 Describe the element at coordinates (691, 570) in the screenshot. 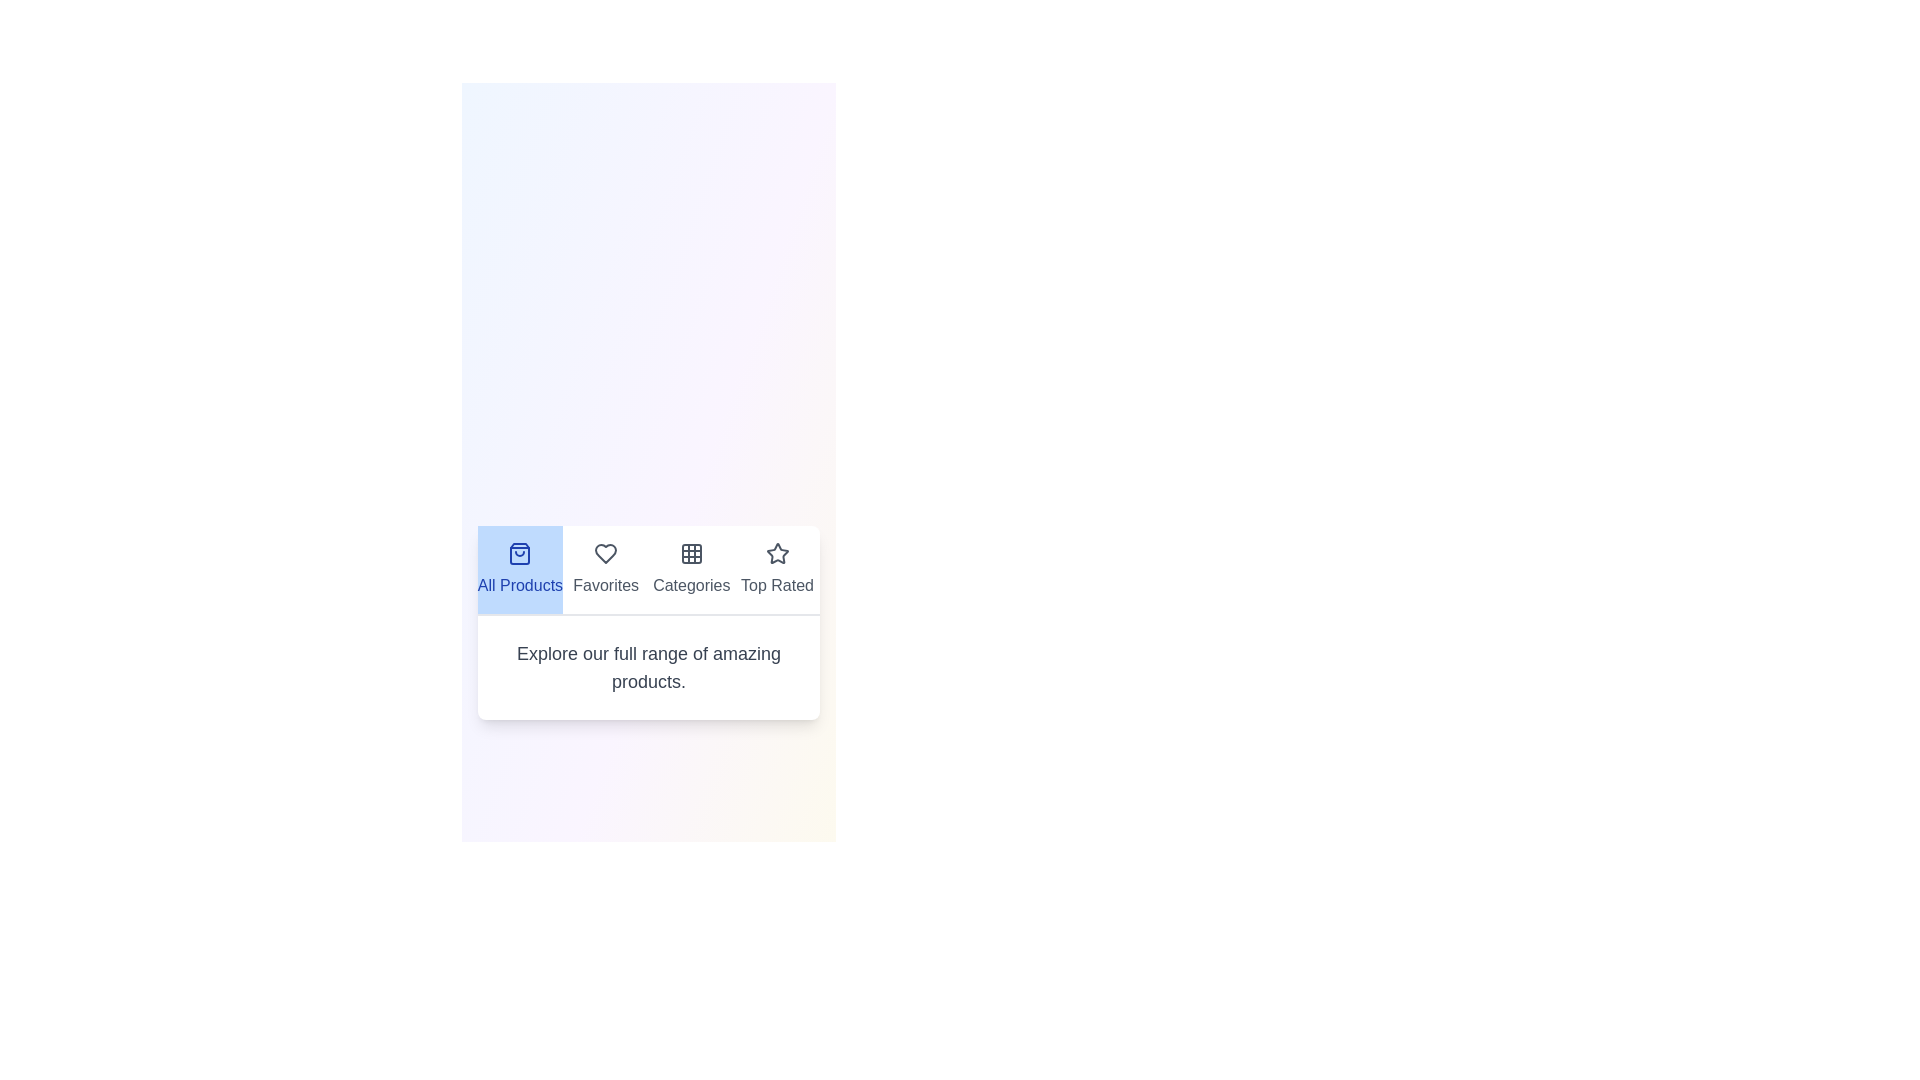

I see `the Categories tab to display its contents` at that location.